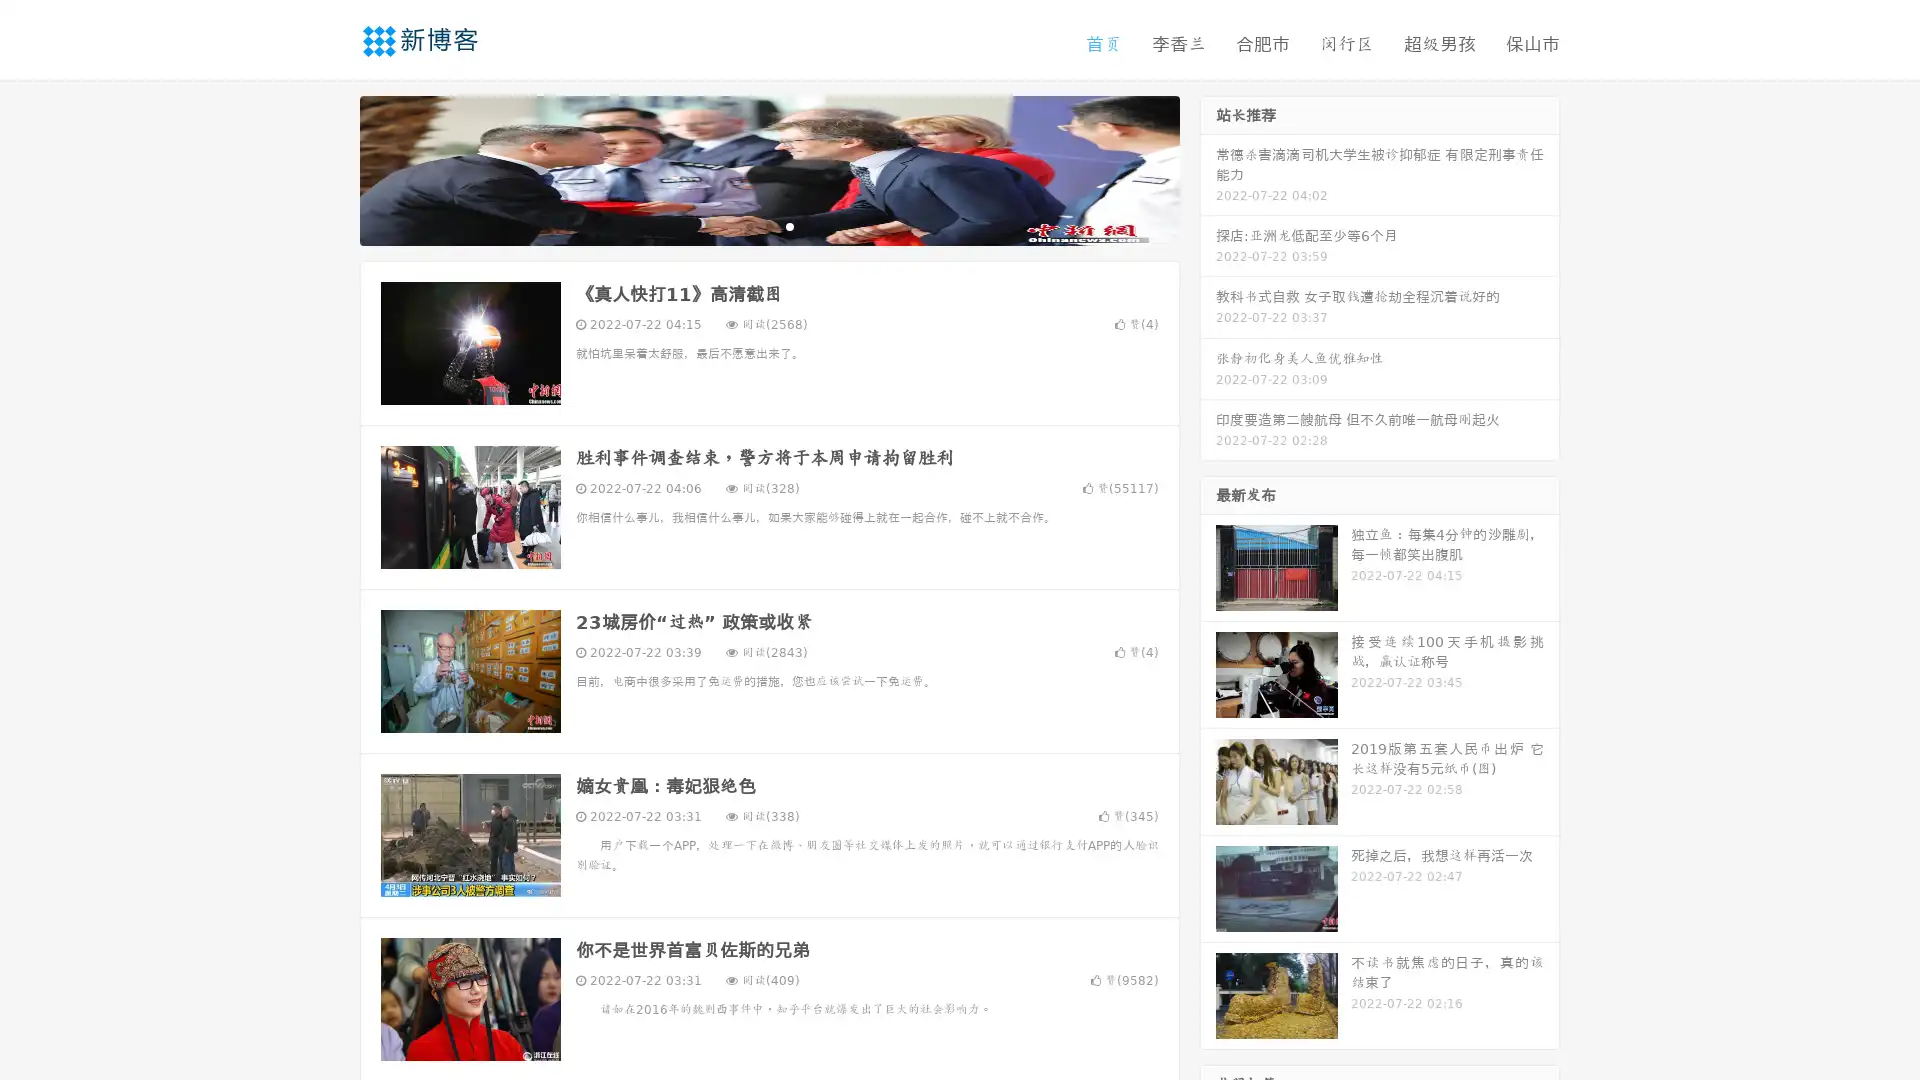 The image size is (1920, 1080). Describe the element at coordinates (789, 225) in the screenshot. I see `Go to slide 3` at that location.